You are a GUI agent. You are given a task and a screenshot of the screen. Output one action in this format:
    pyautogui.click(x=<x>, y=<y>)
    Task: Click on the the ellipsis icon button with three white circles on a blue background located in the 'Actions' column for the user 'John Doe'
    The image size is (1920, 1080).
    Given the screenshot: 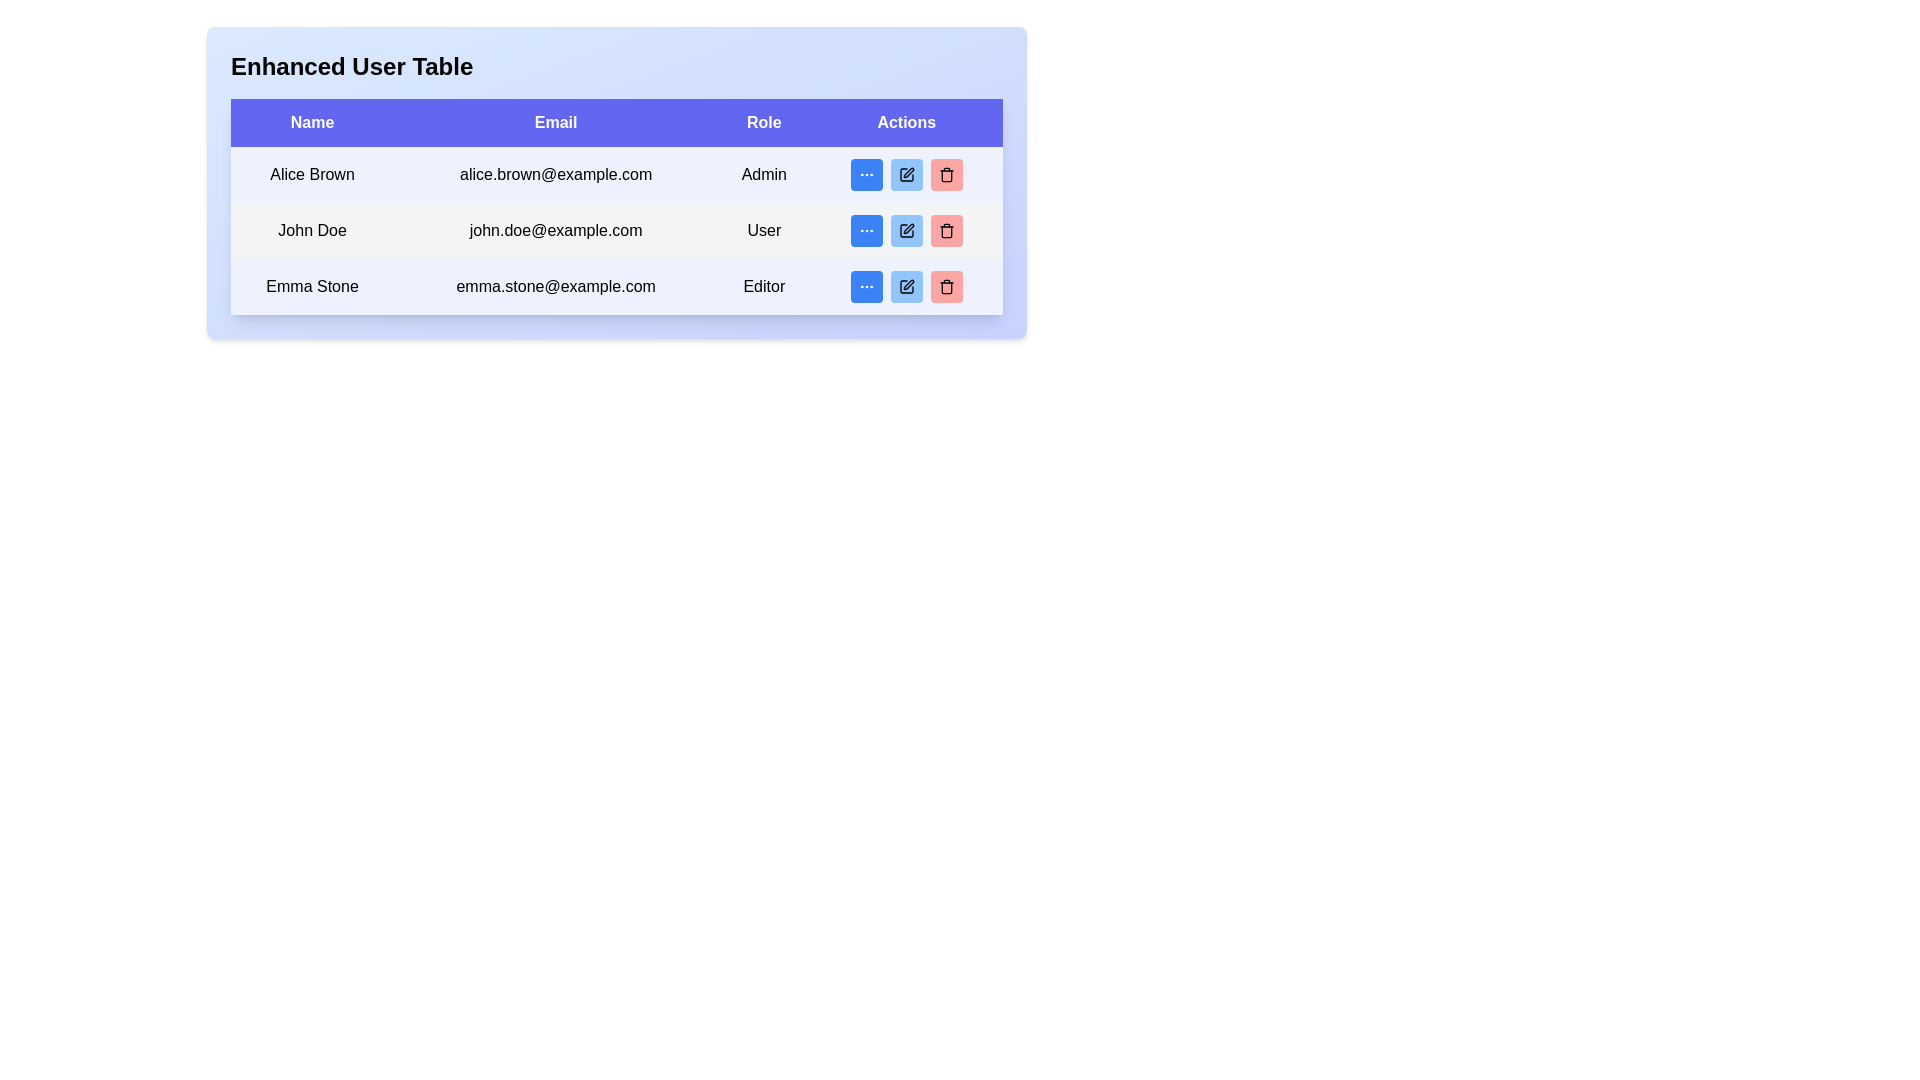 What is the action you would take?
    pyautogui.click(x=866, y=230)
    